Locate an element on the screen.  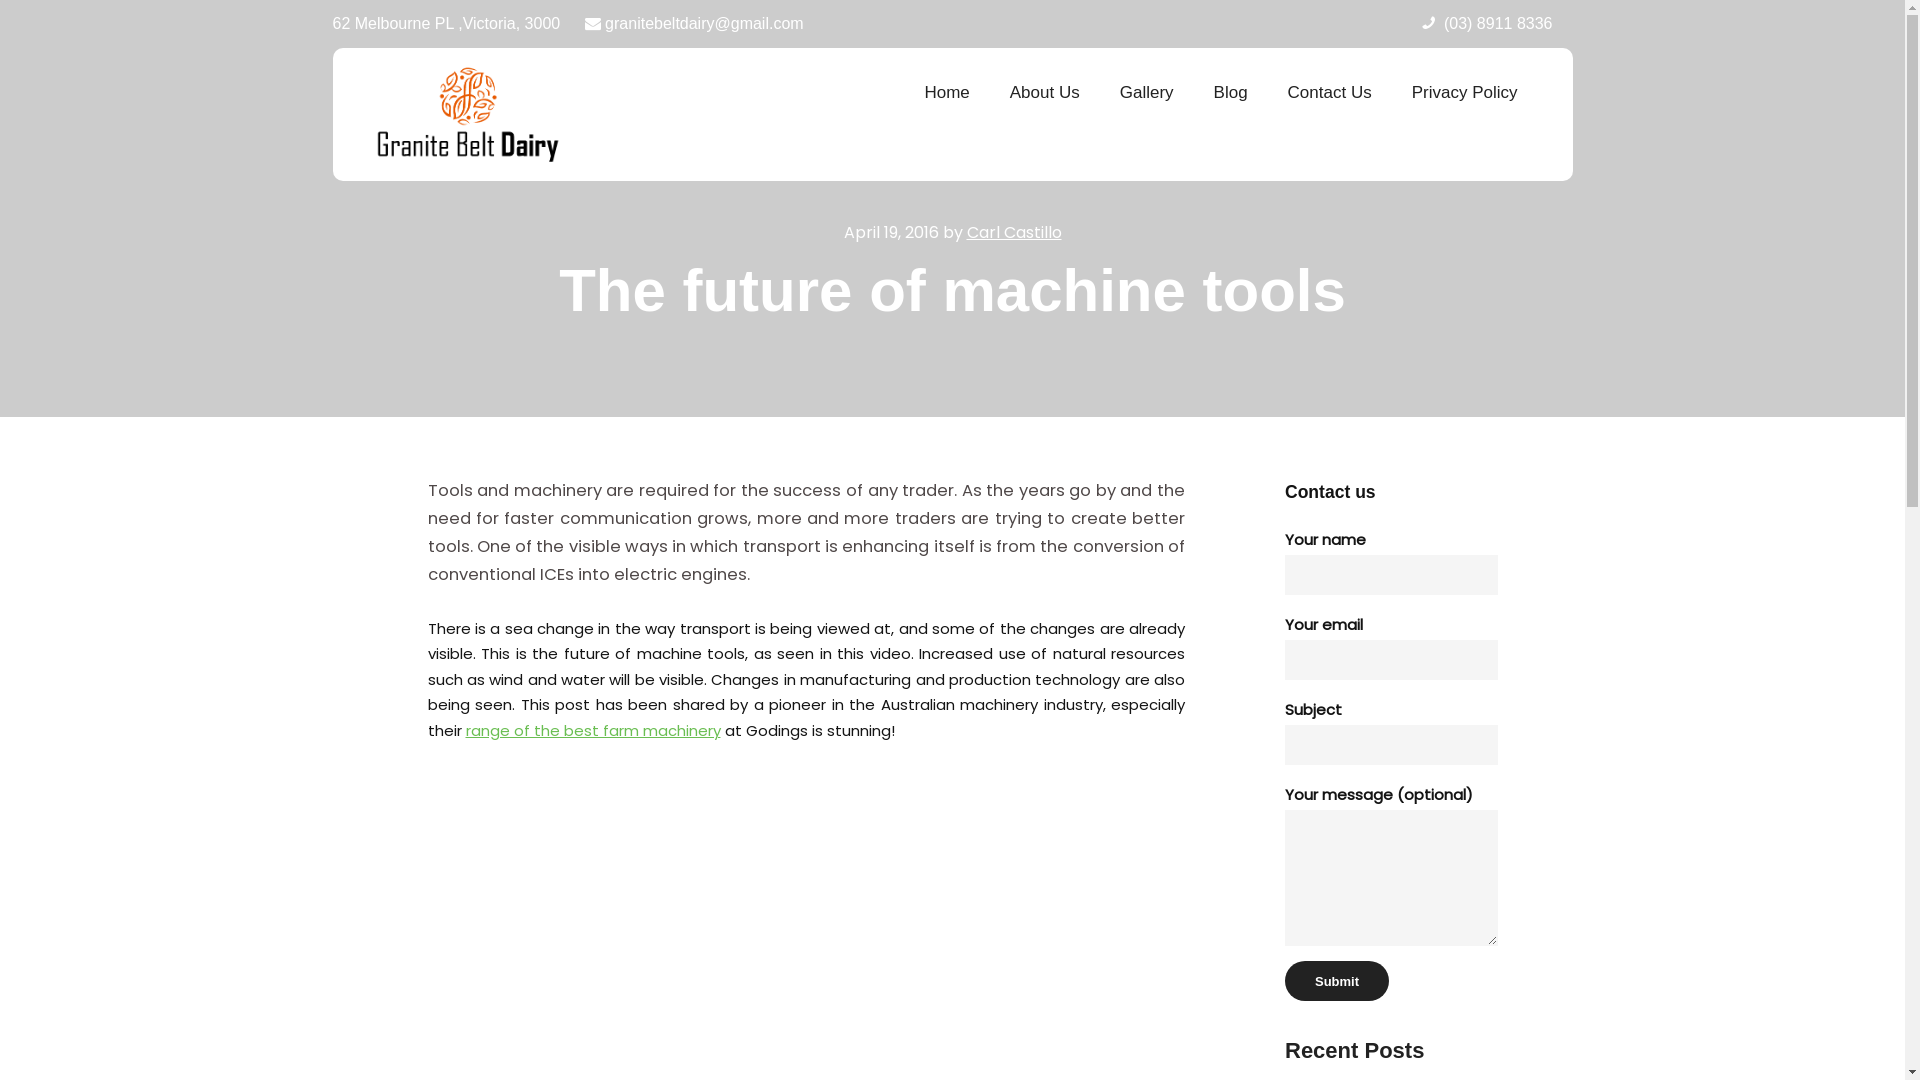
'Carl Castillo' is located at coordinates (1013, 231).